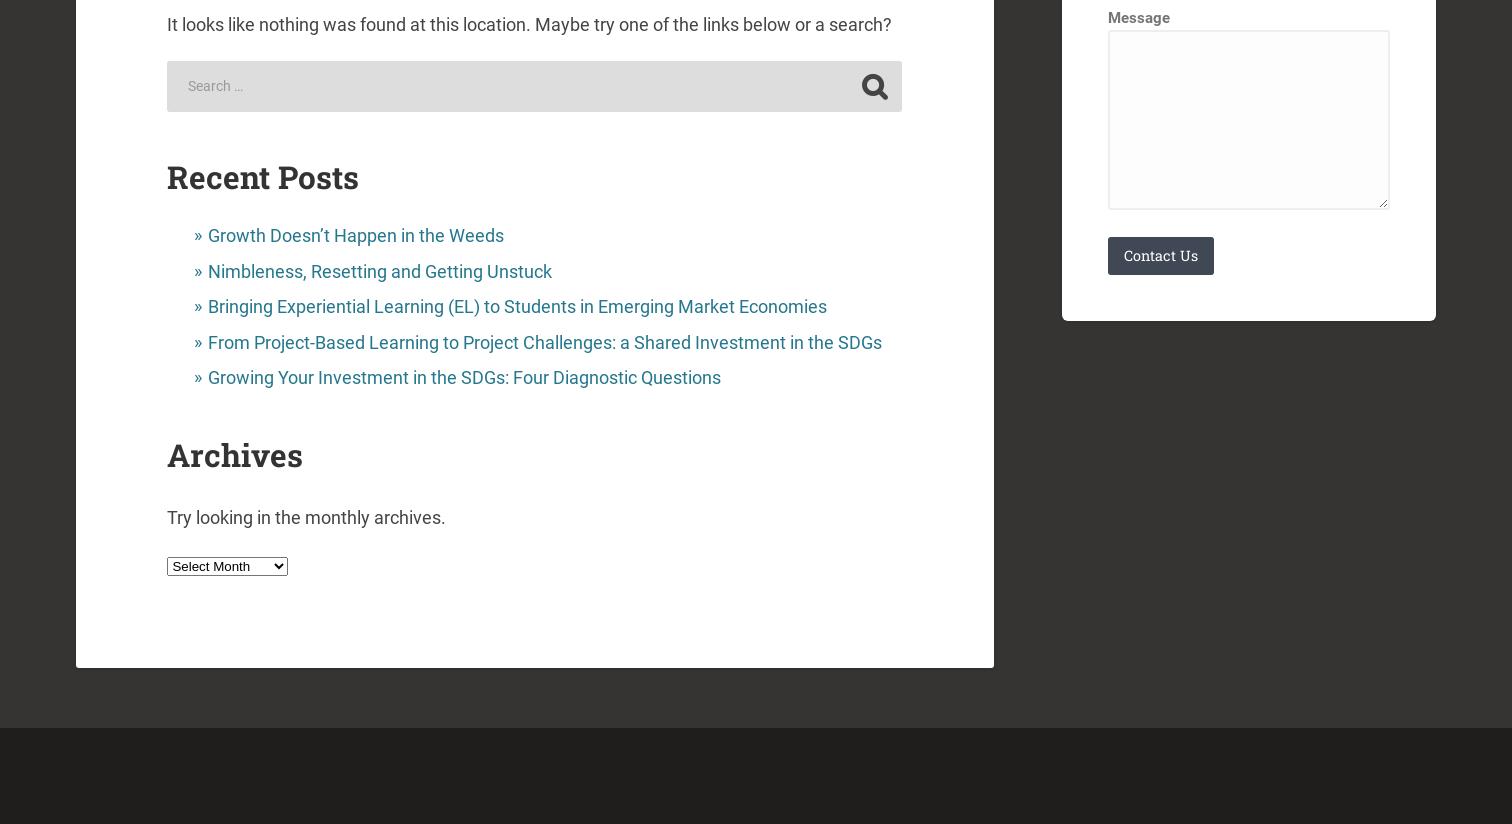  What do you see at coordinates (306, 516) in the screenshot?
I see `'Try looking in the monthly archives.'` at bounding box center [306, 516].